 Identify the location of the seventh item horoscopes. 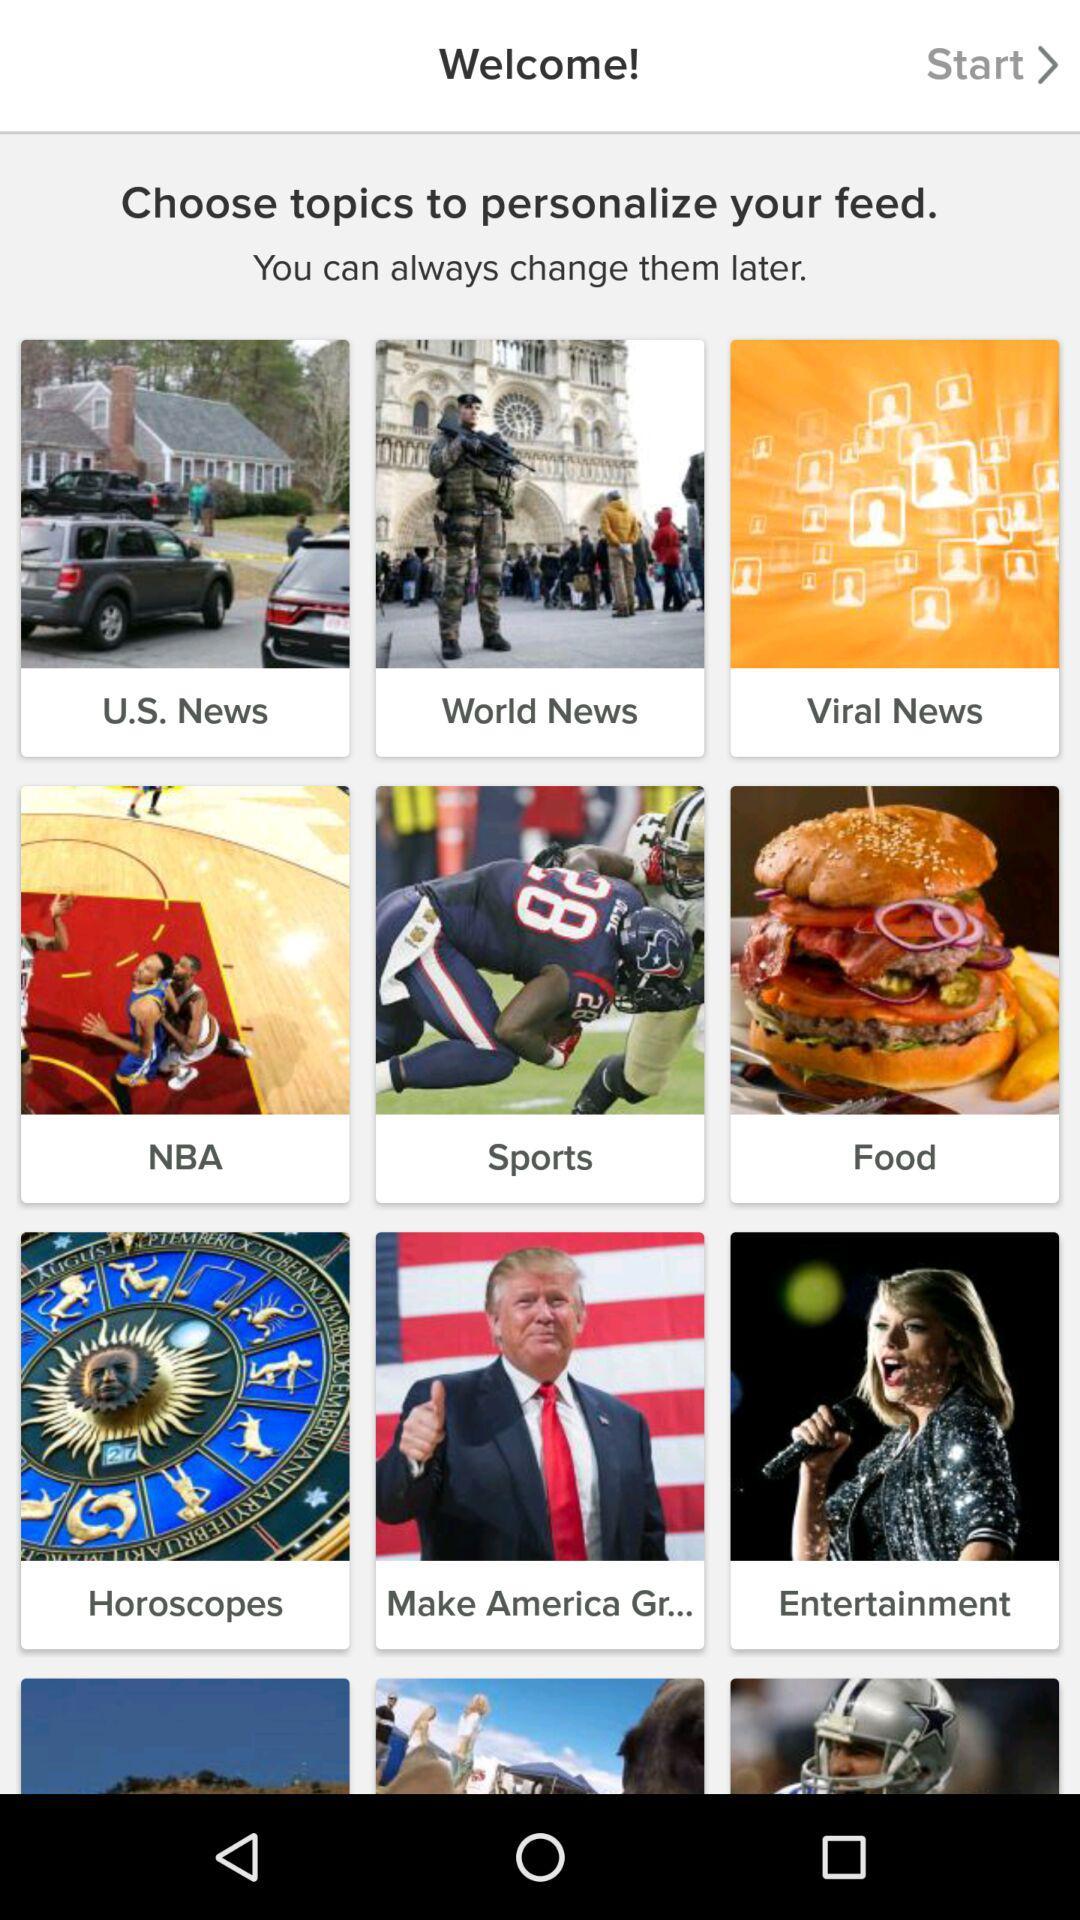
(185, 1440).